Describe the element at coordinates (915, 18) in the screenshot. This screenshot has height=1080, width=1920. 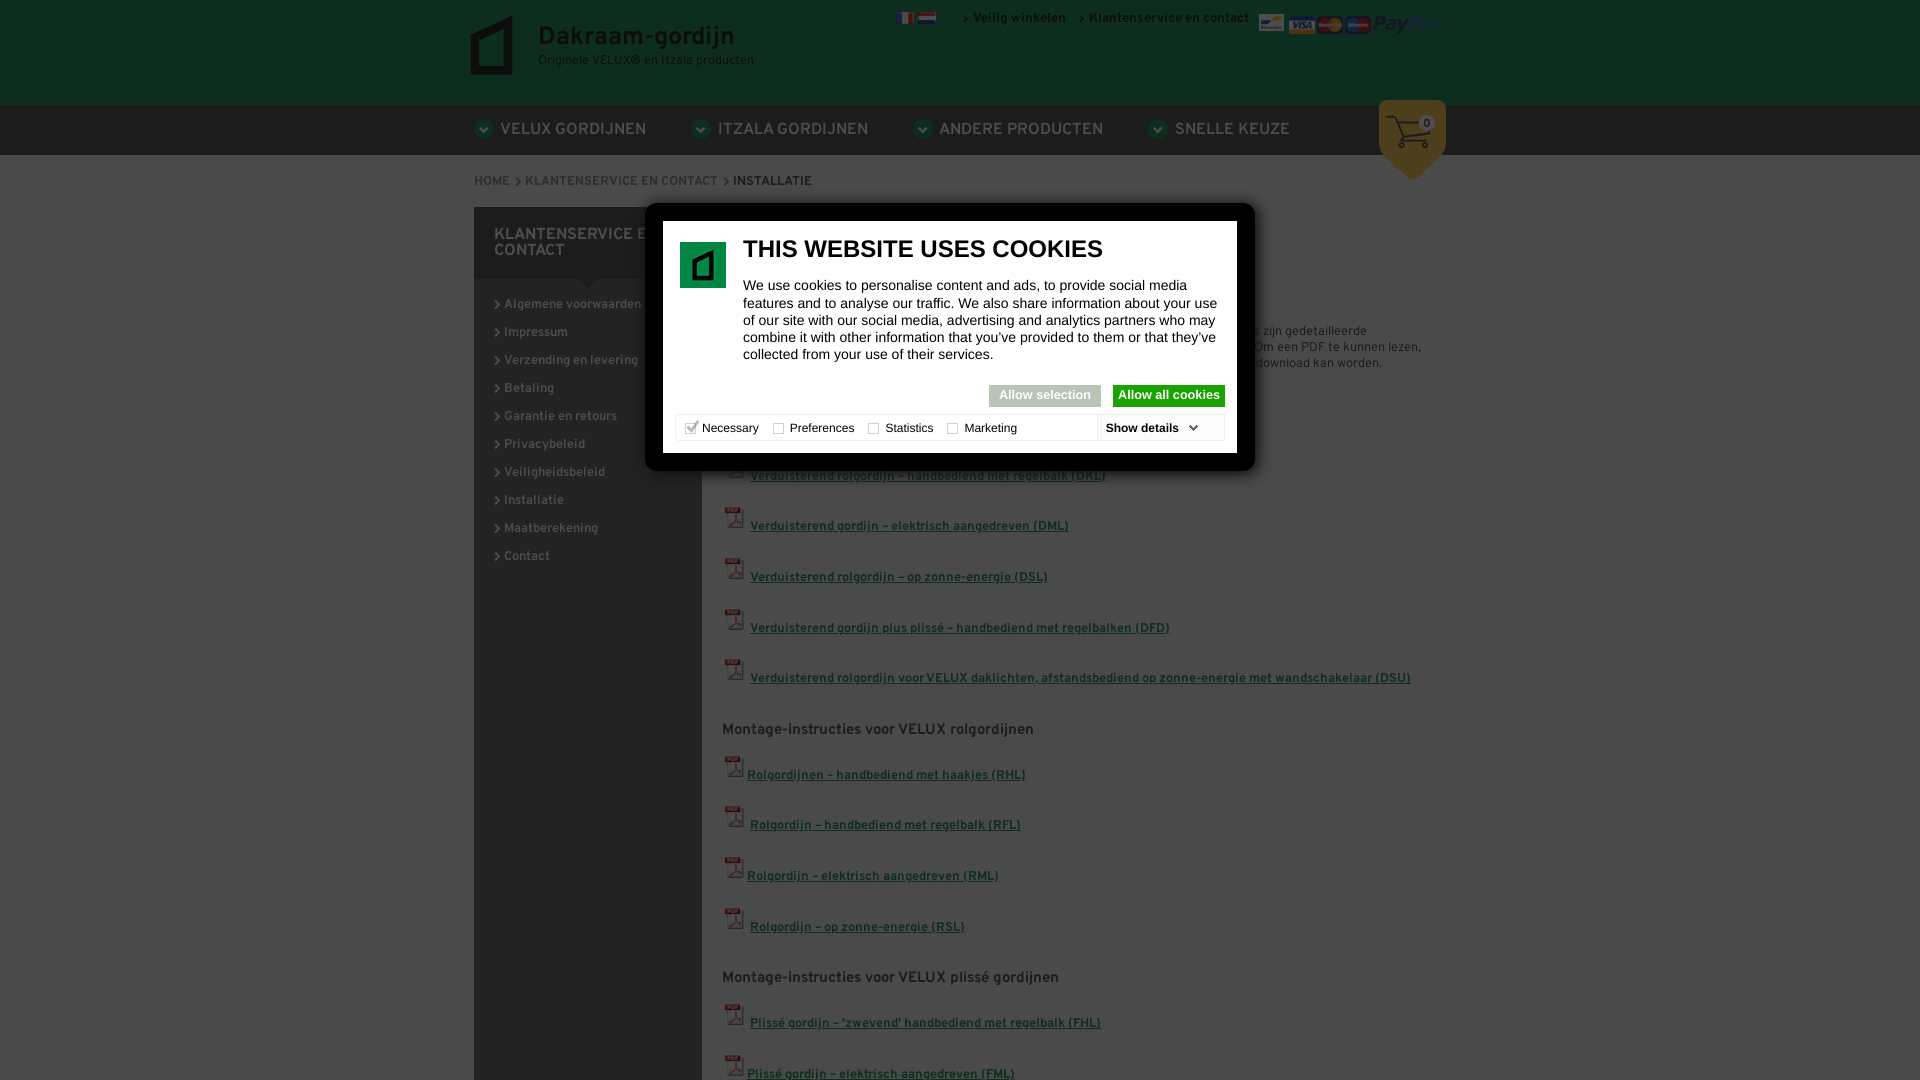
I see `'www.dakraam-gordijn.be'` at that location.